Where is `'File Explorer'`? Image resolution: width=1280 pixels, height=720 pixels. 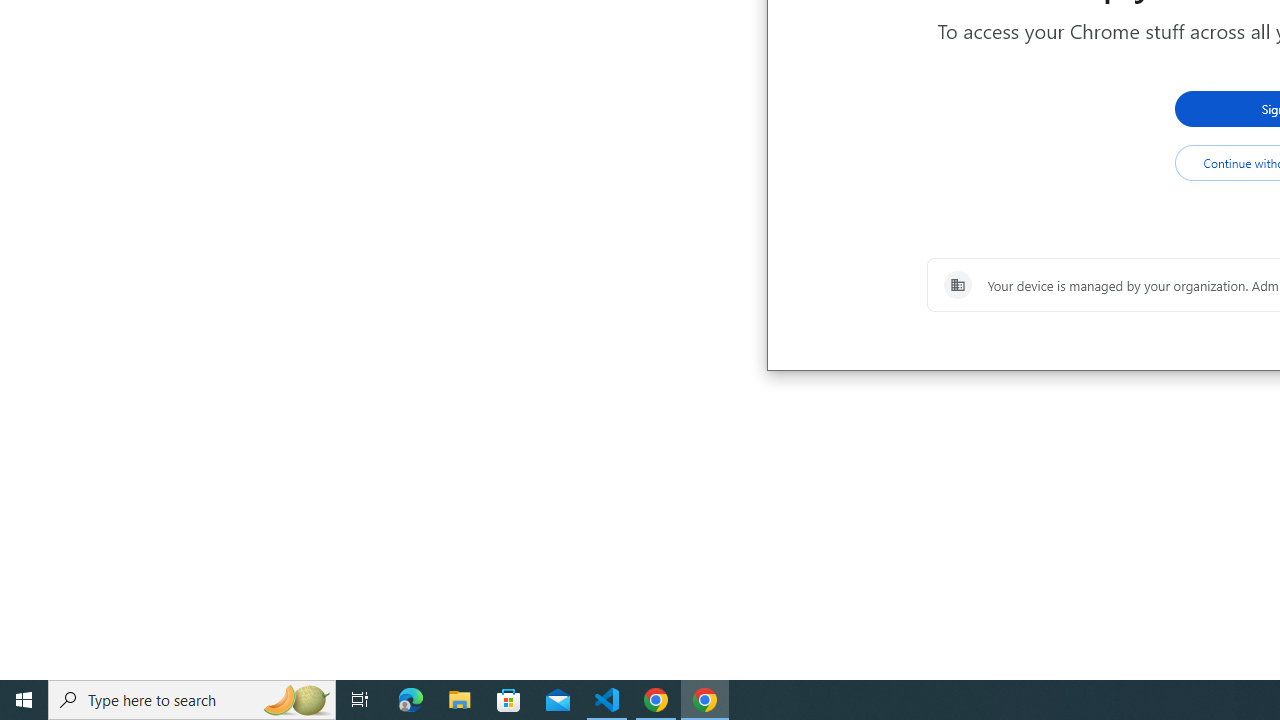
'File Explorer' is located at coordinates (459, 698).